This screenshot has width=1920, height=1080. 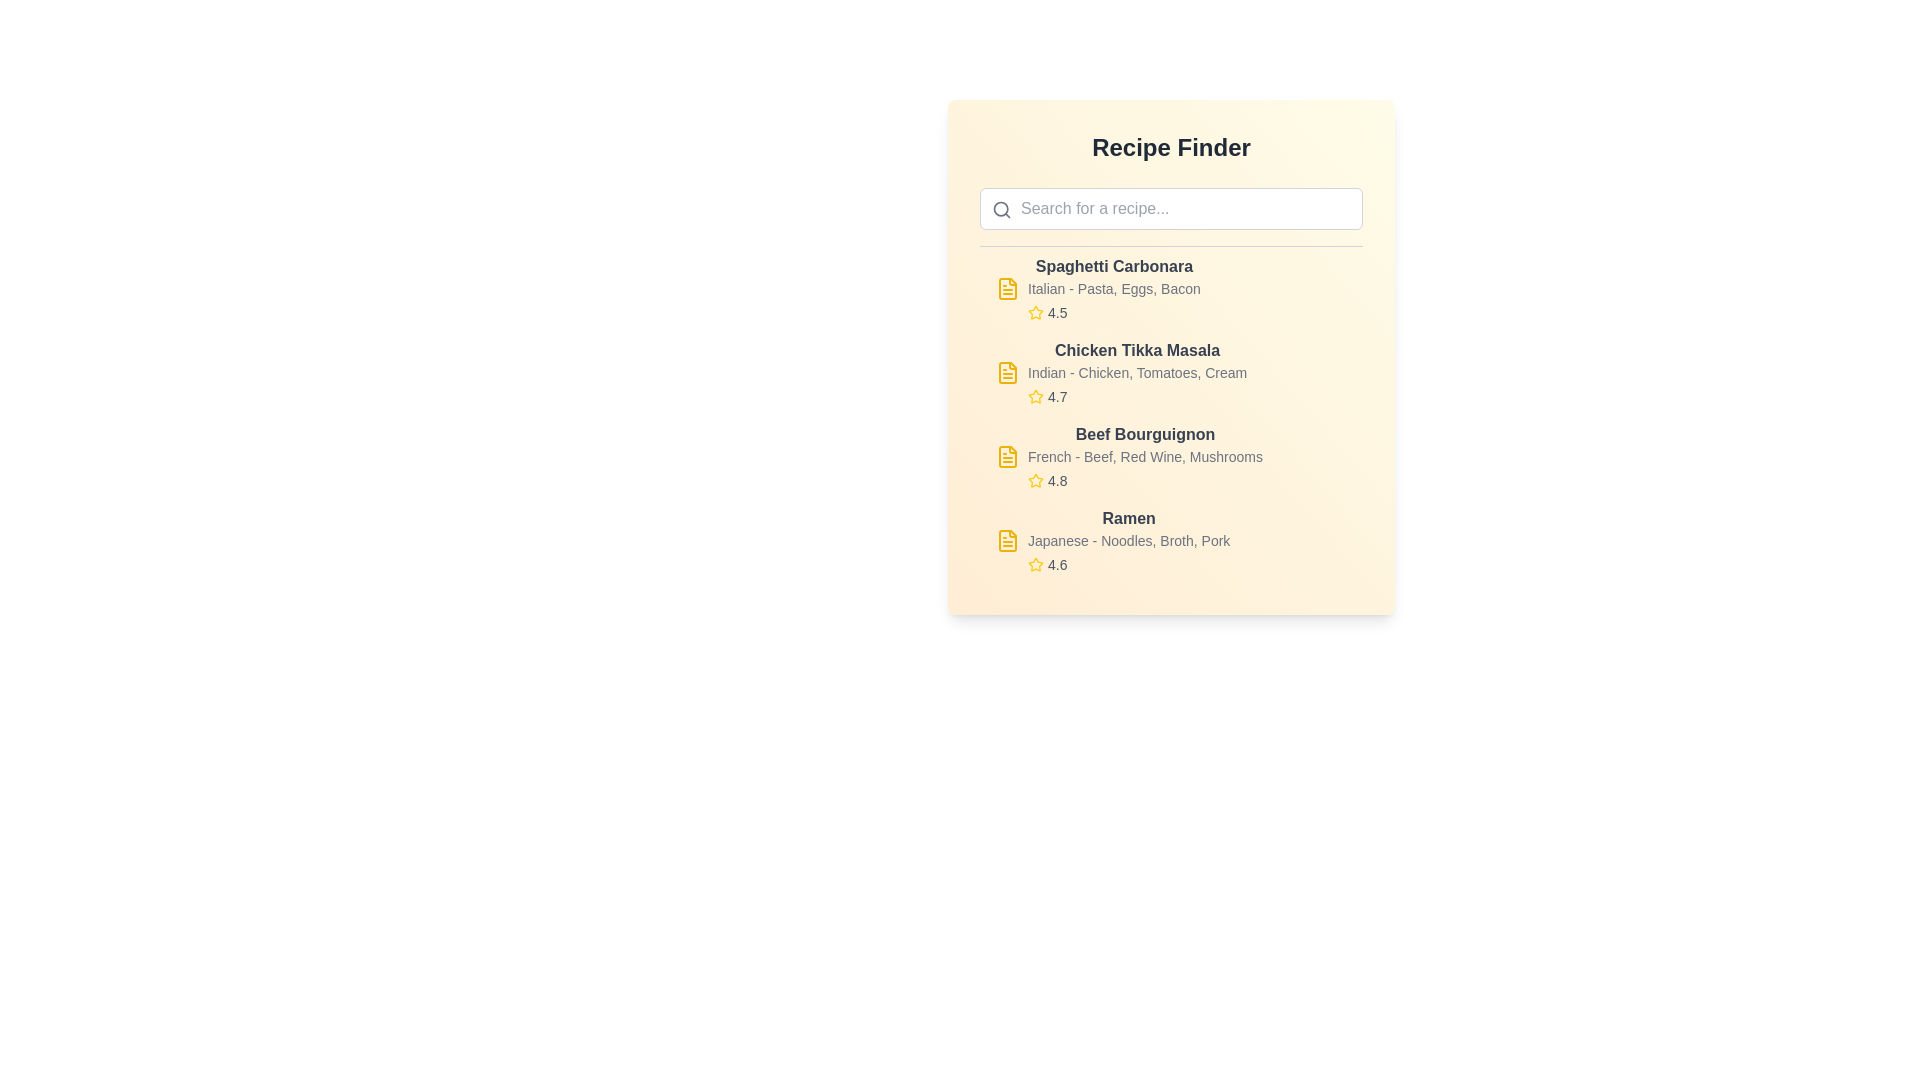 I want to click on the third list item displaying the 'Beef Bourguignon' recipe, which includes its name, cuisine type, main ingredients, and rating, so click(x=1171, y=456).